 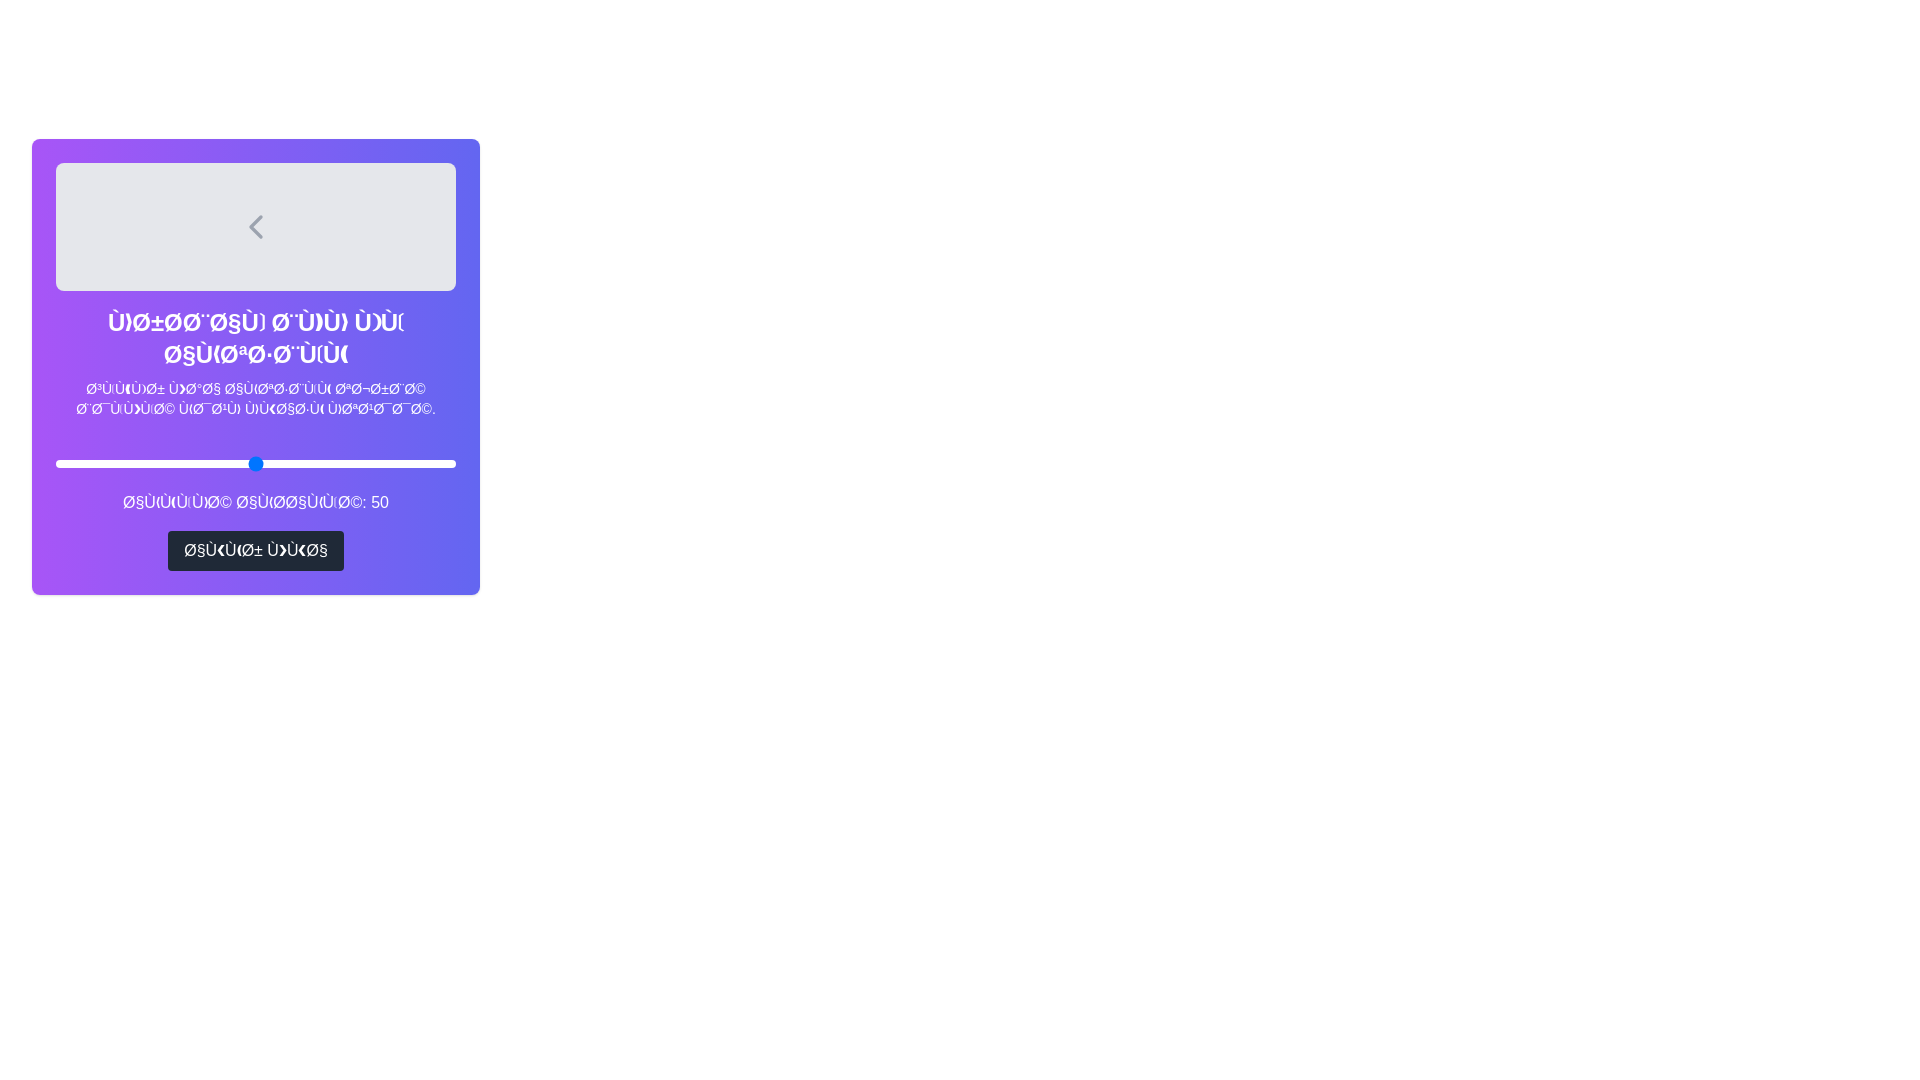 What do you see at coordinates (254, 226) in the screenshot?
I see `the navigation button located within a gray, rounded rectangular area at the top of a card-like widget` at bounding box center [254, 226].